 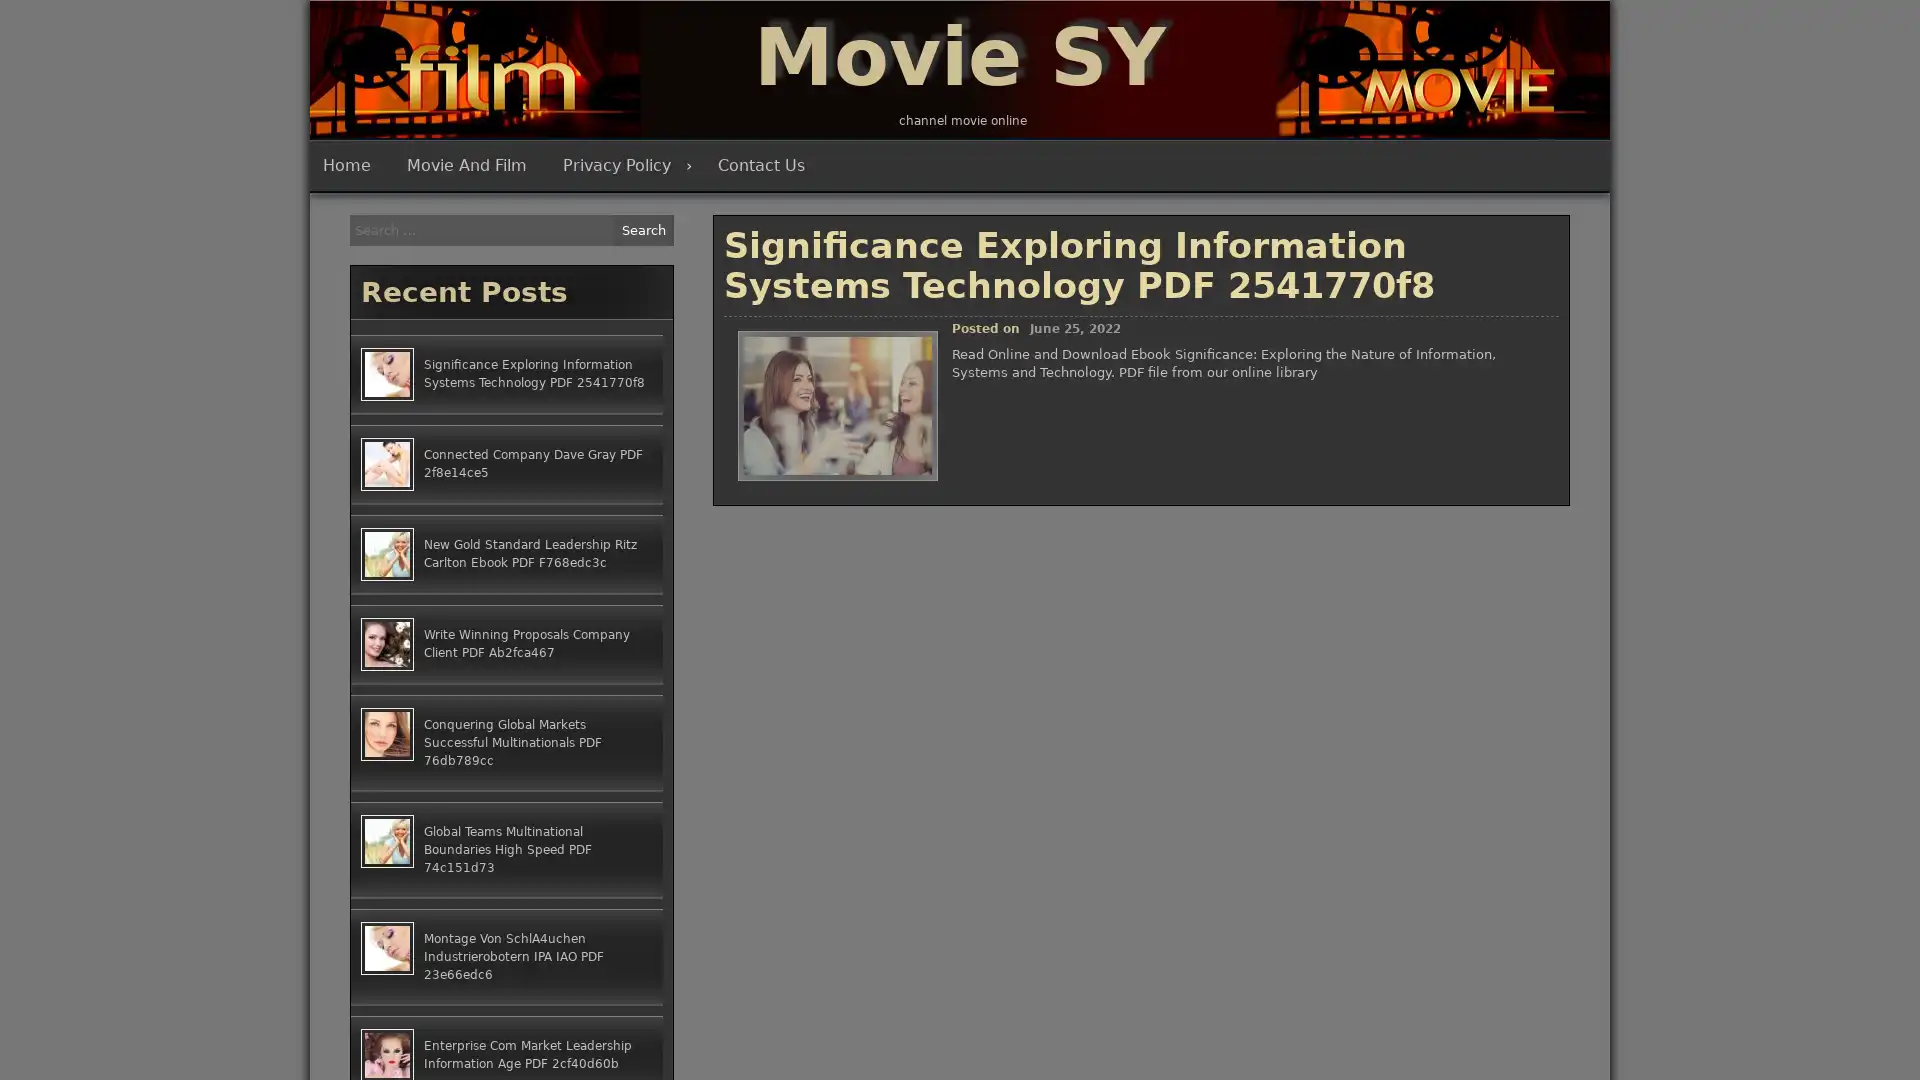 What do you see at coordinates (643, 229) in the screenshot?
I see `Search` at bounding box center [643, 229].